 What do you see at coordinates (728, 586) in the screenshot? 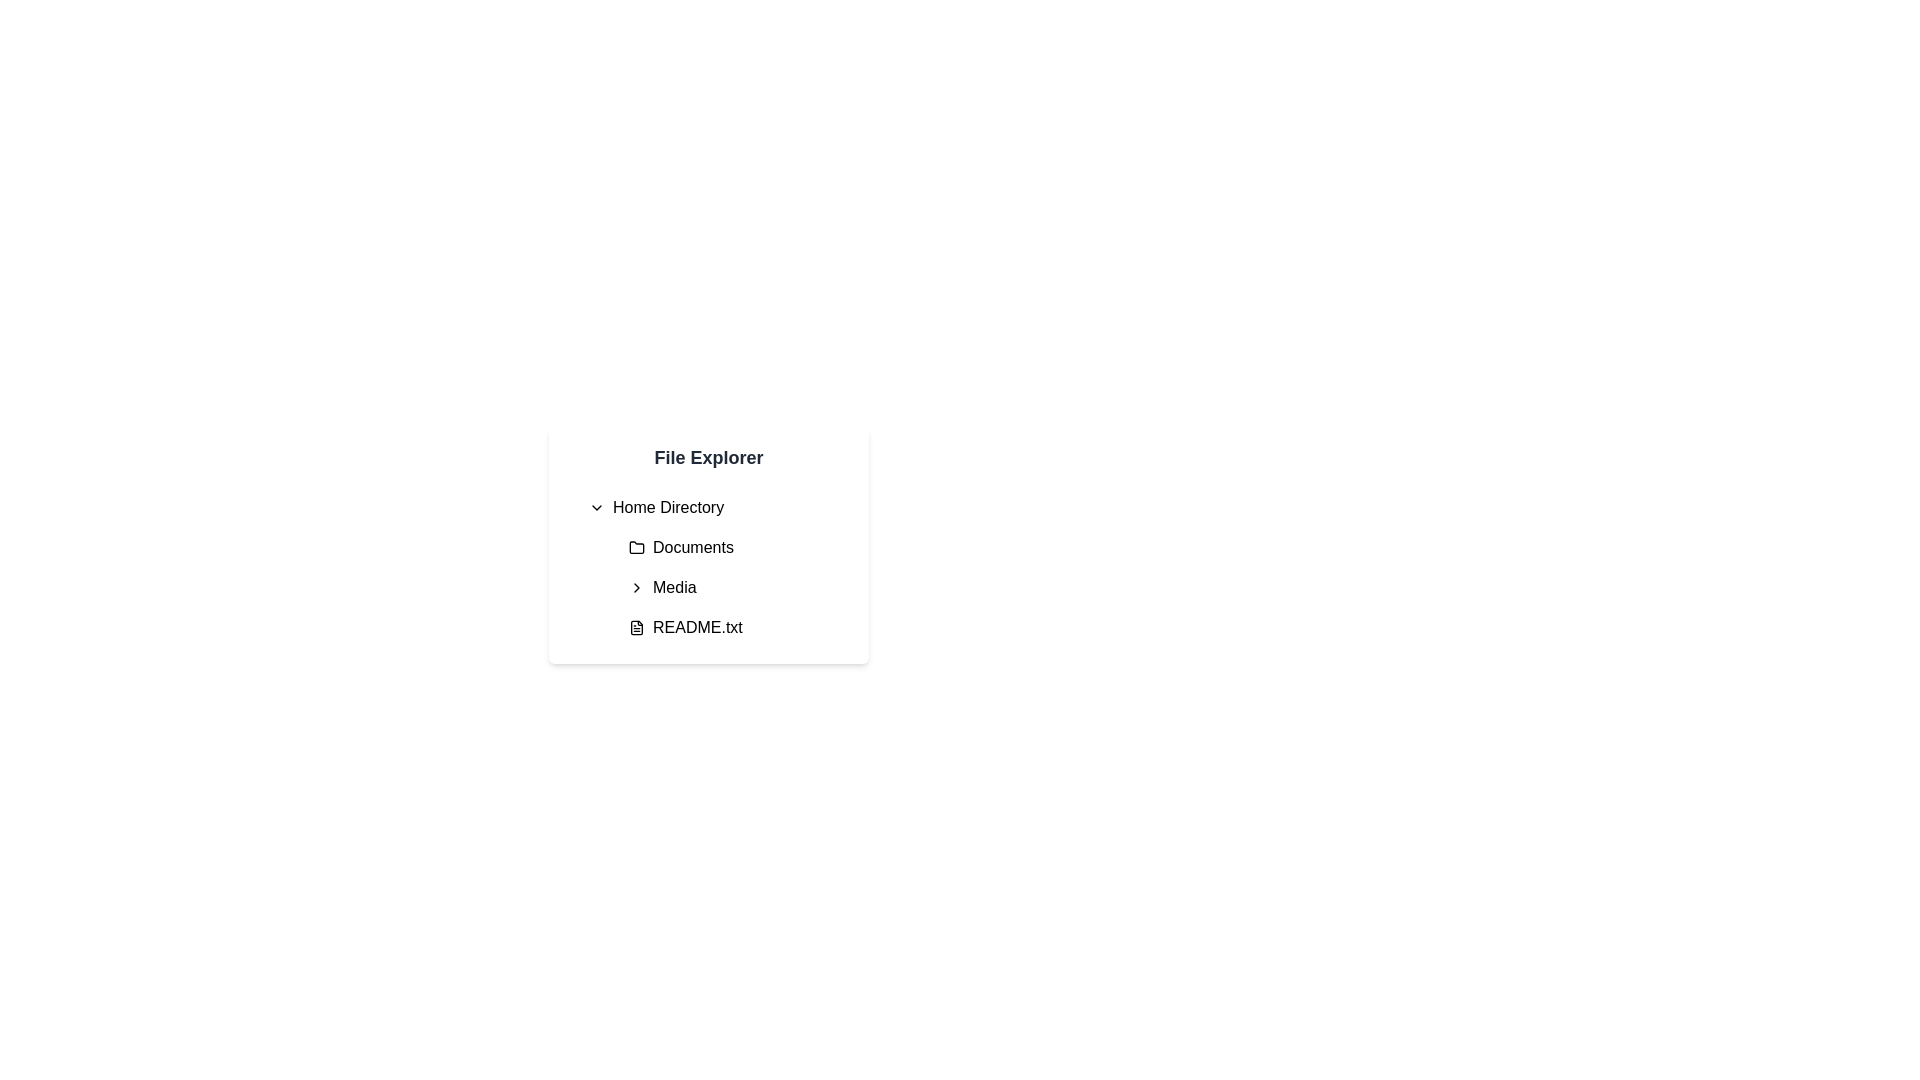
I see `the 'Media' folder indicator located under the 'Documents' folder in the file explorer navigation` at bounding box center [728, 586].